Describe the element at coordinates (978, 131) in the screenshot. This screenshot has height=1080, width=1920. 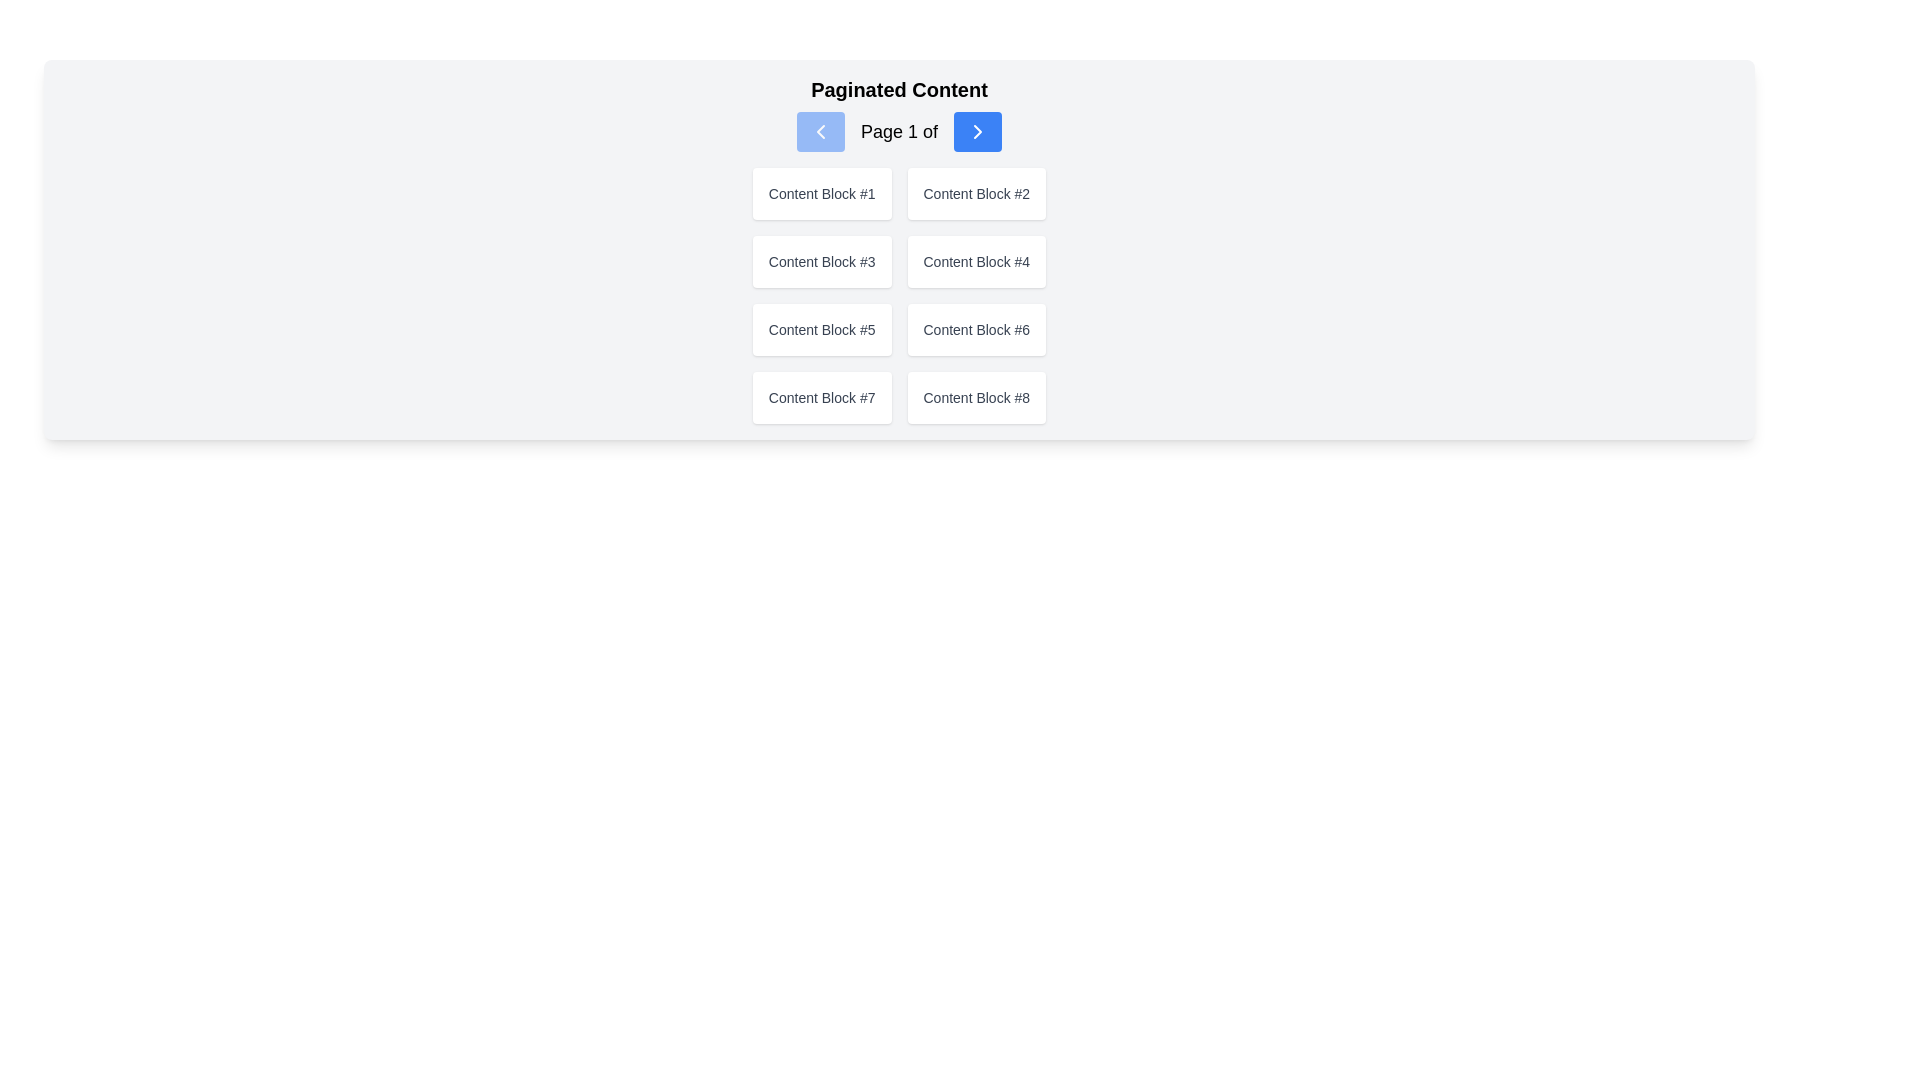
I see `the blue rectangular button with rounded corners and a white arrow icon, located to the right of 'Page 1 of' in the pagination control bar` at that location.